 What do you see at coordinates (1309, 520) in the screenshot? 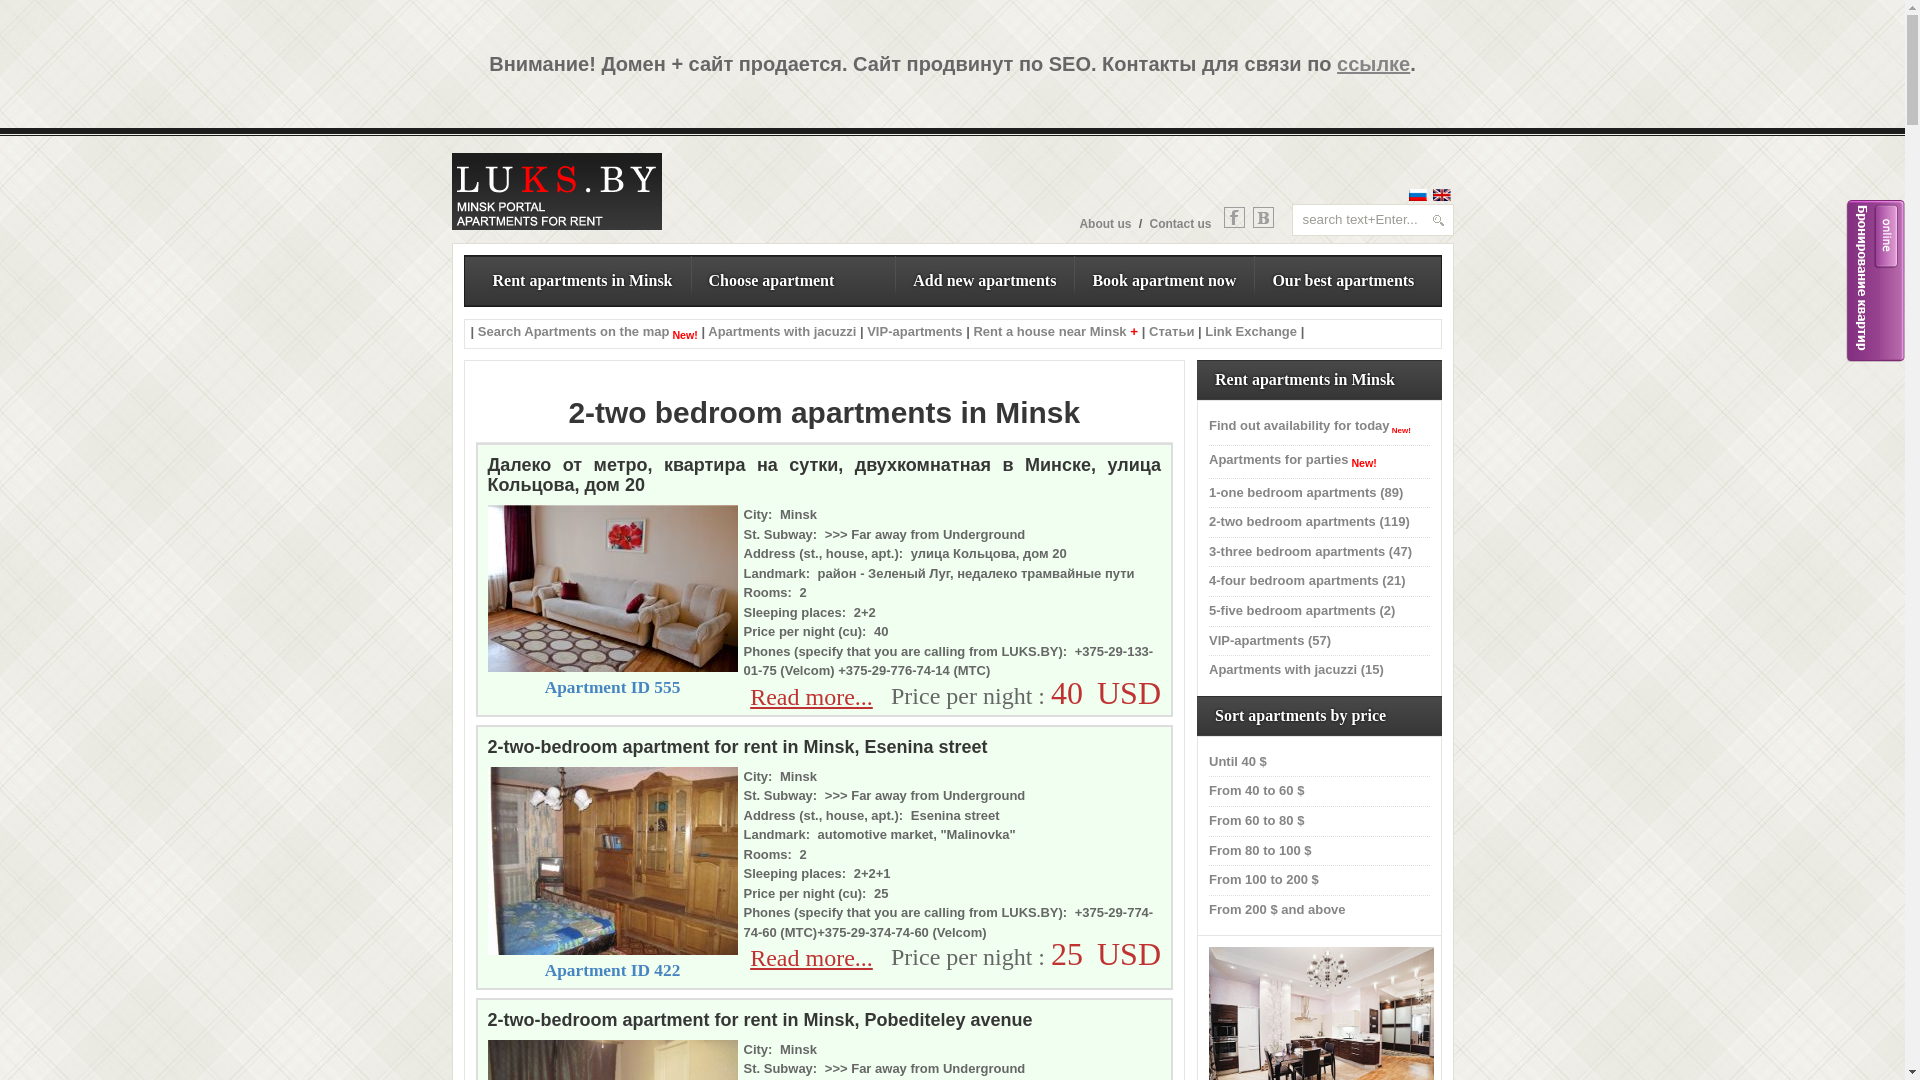
I see `'2-two bedroom apartments (119)'` at bounding box center [1309, 520].